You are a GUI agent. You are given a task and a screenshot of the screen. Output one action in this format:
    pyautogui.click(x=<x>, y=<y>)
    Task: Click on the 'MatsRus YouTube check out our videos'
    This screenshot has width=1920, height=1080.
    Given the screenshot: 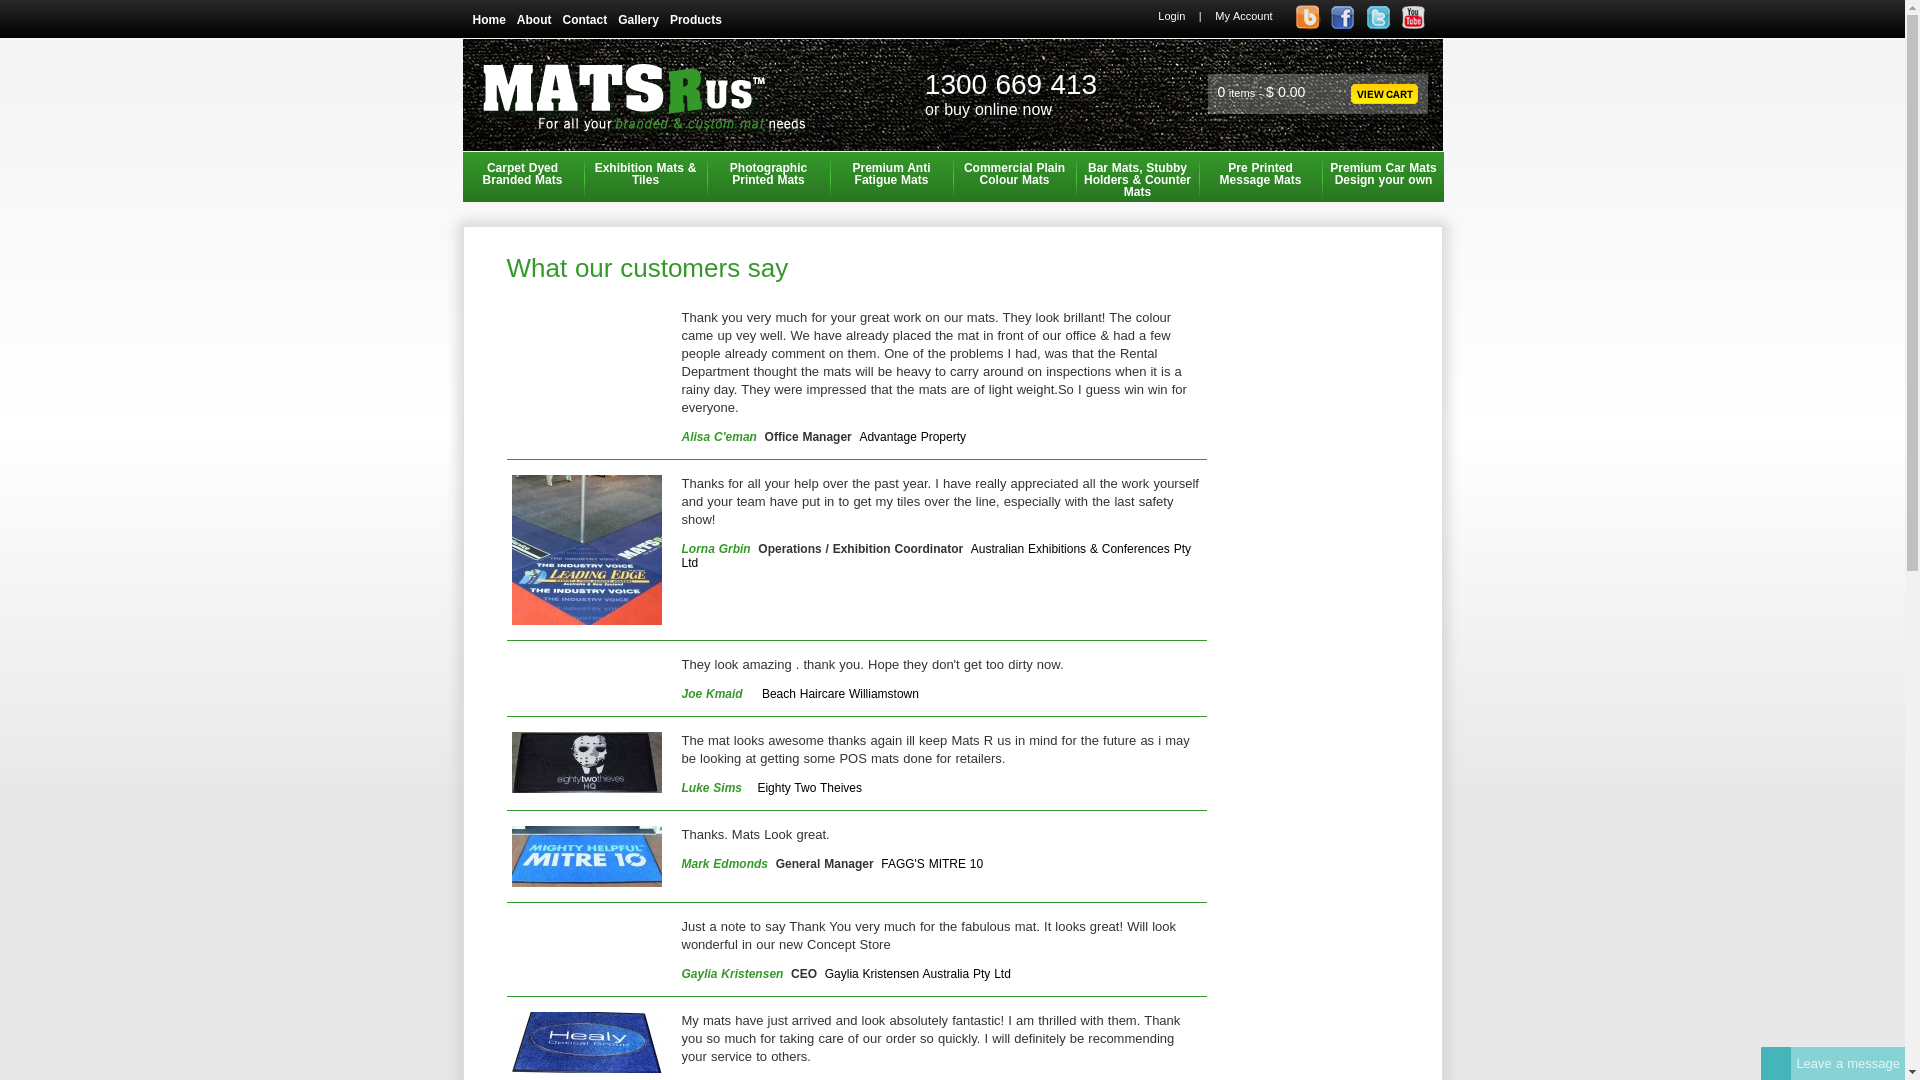 What is the action you would take?
    pyautogui.click(x=1411, y=17)
    